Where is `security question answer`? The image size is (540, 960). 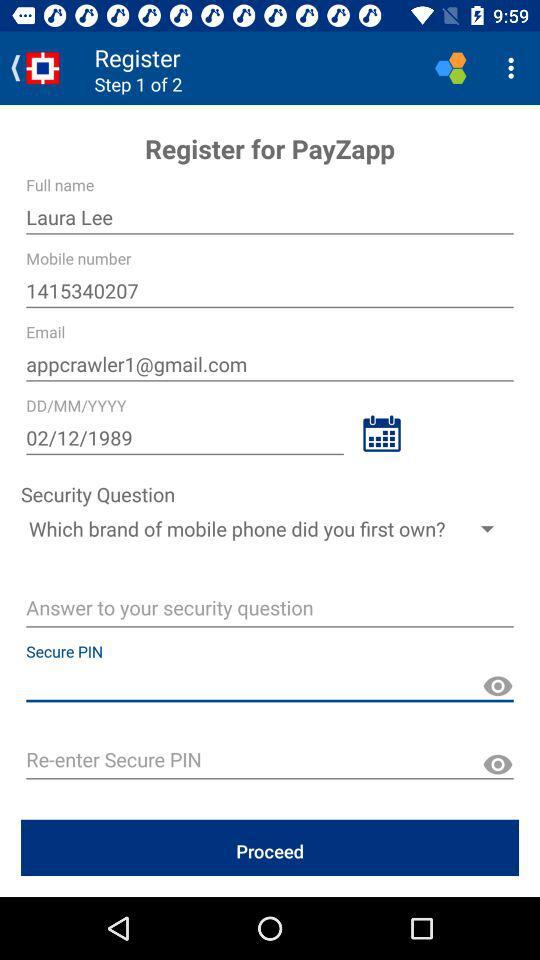
security question answer is located at coordinates (270, 609).